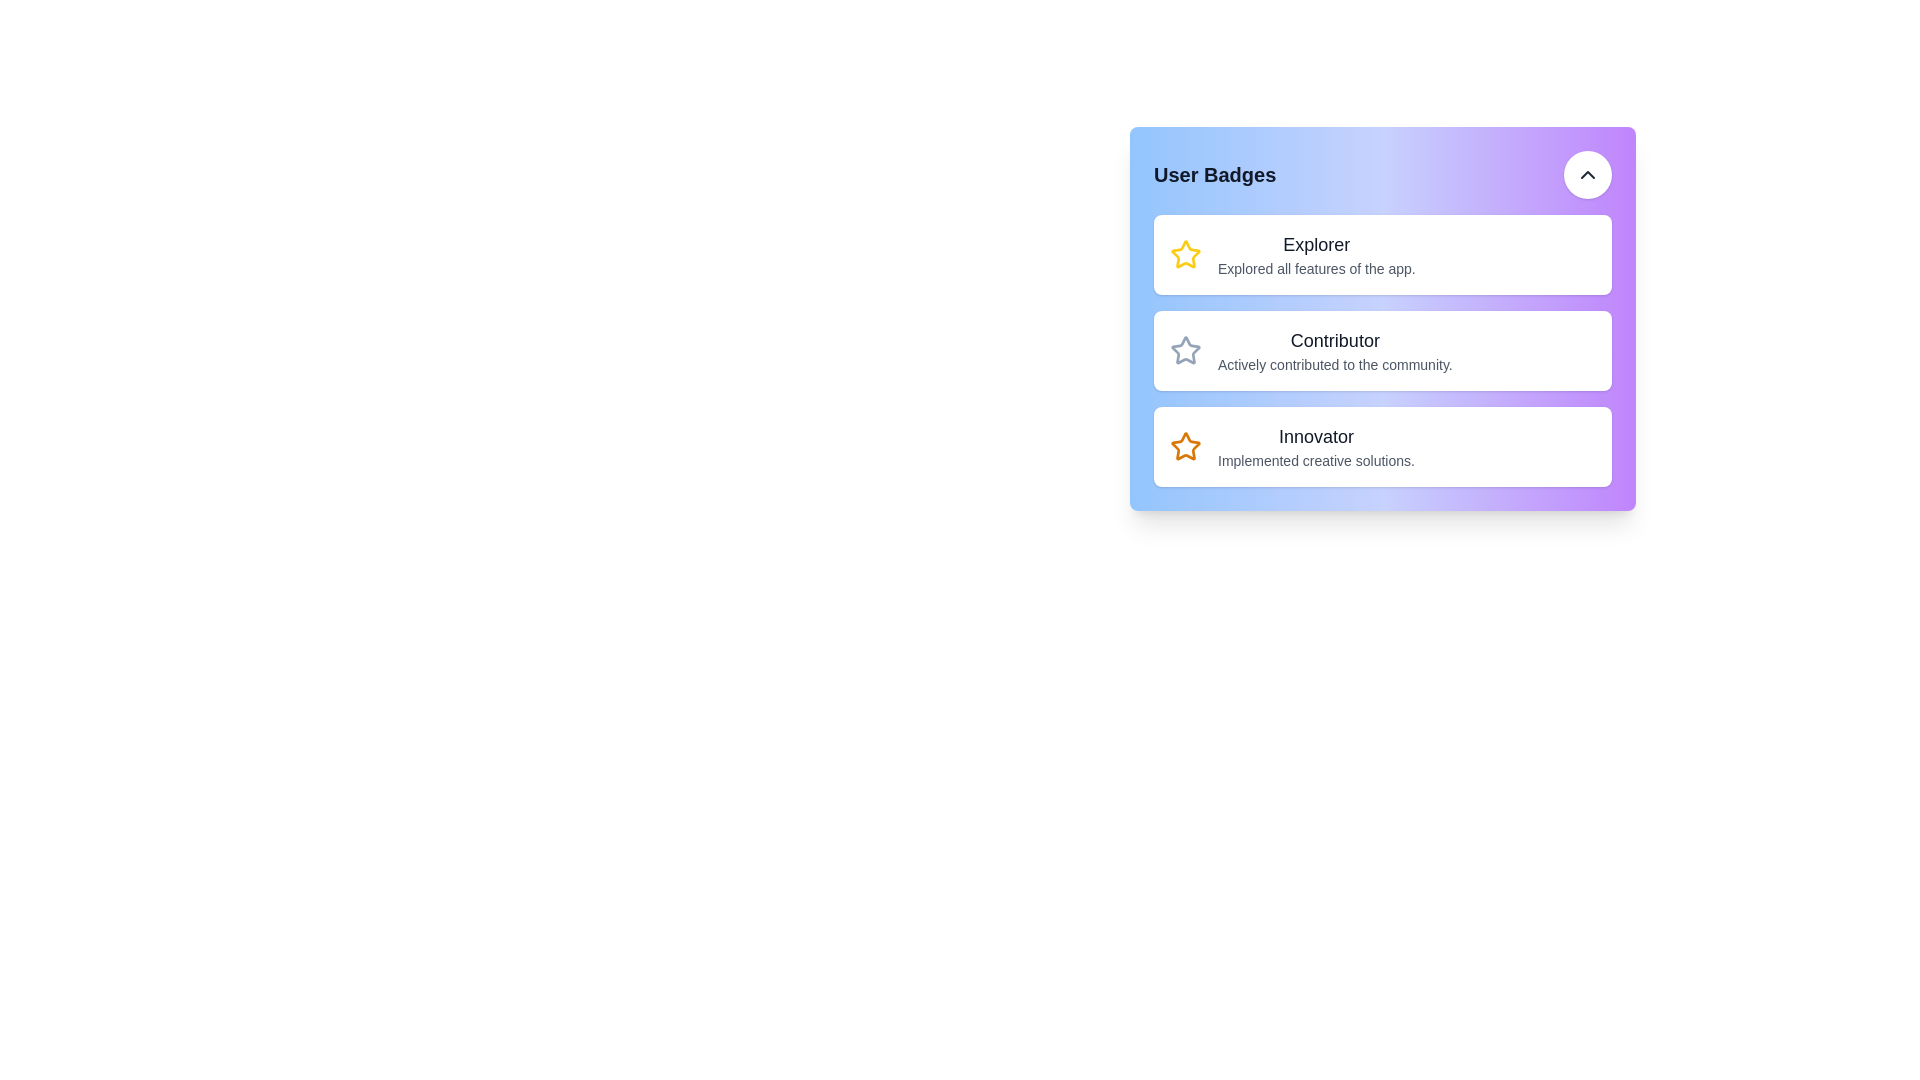 The image size is (1920, 1080). Describe the element at coordinates (1214, 173) in the screenshot. I see `the static text element that serves as a section title indicating user badges, located at the top-left corner of the card component` at that location.